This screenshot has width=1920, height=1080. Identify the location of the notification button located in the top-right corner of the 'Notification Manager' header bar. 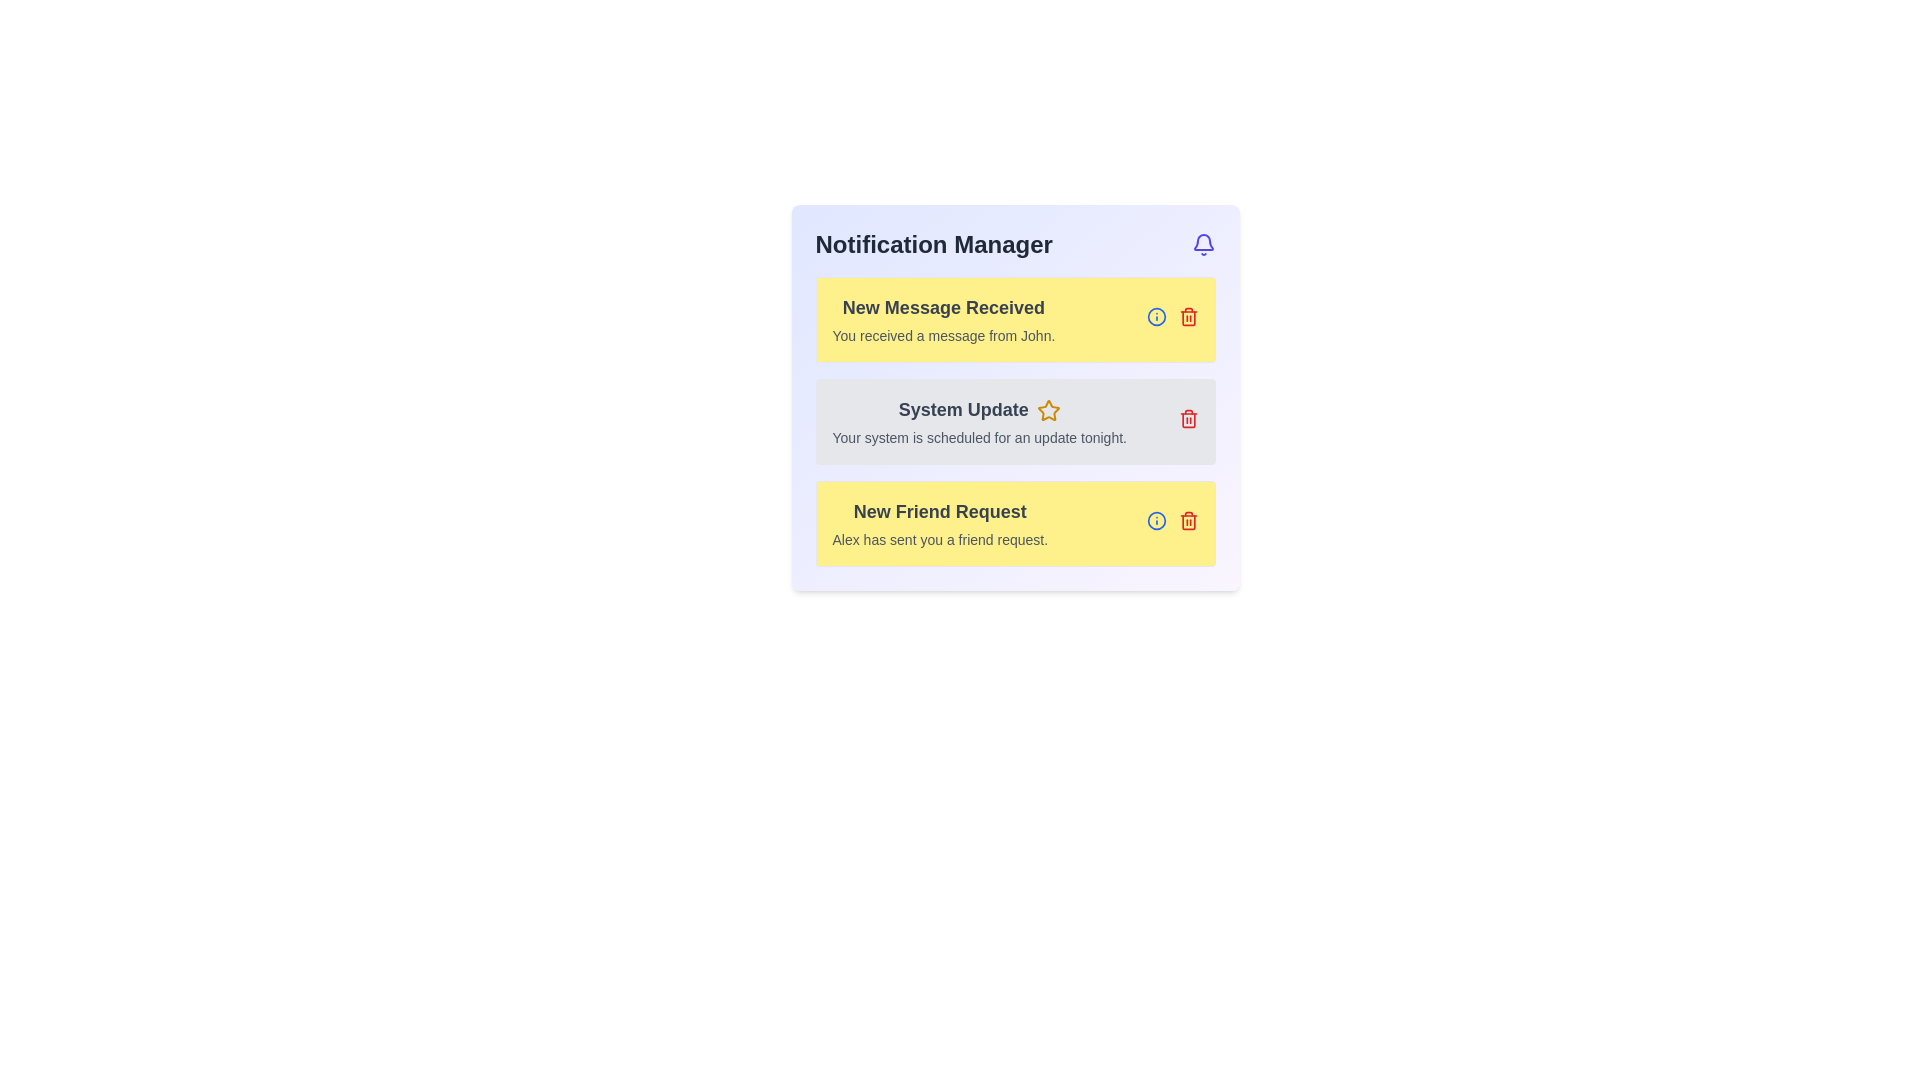
(1202, 244).